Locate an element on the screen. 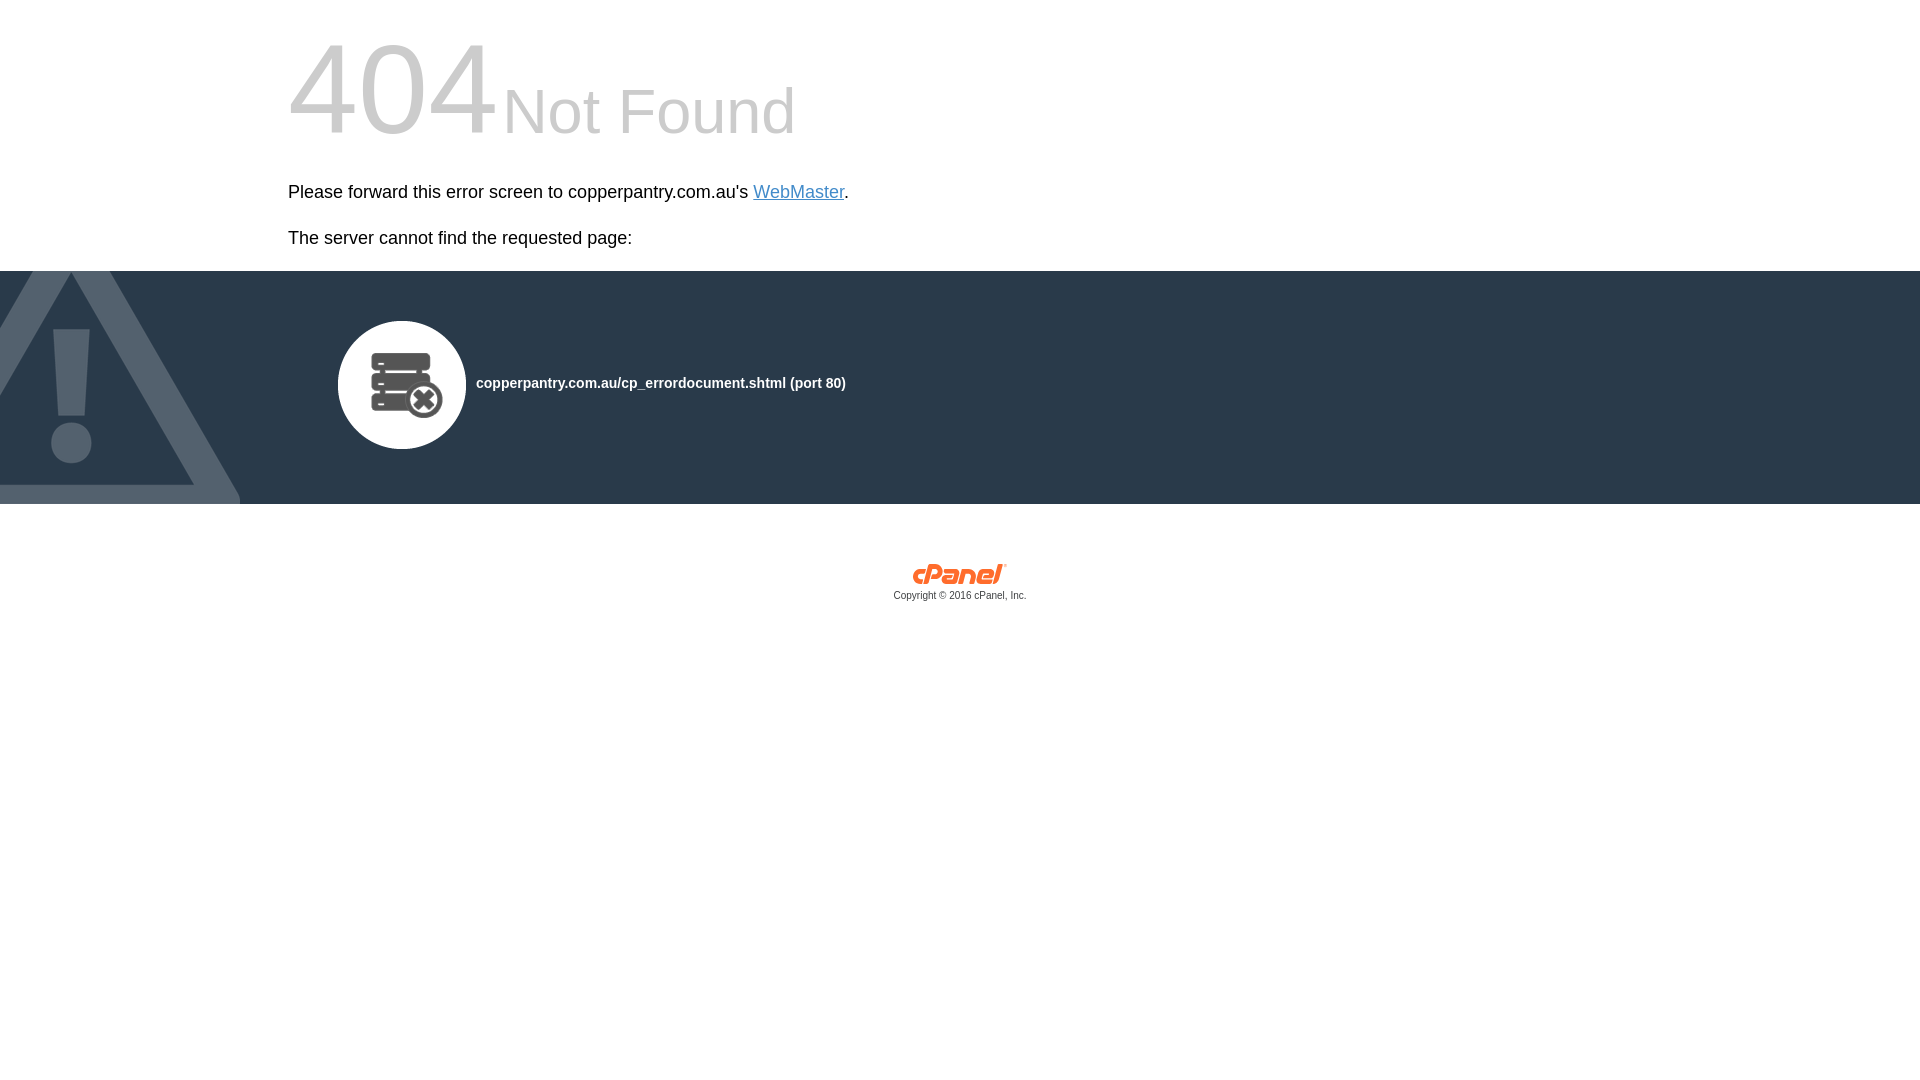 This screenshot has width=1920, height=1080. 'WebMaster' is located at coordinates (752, 192).